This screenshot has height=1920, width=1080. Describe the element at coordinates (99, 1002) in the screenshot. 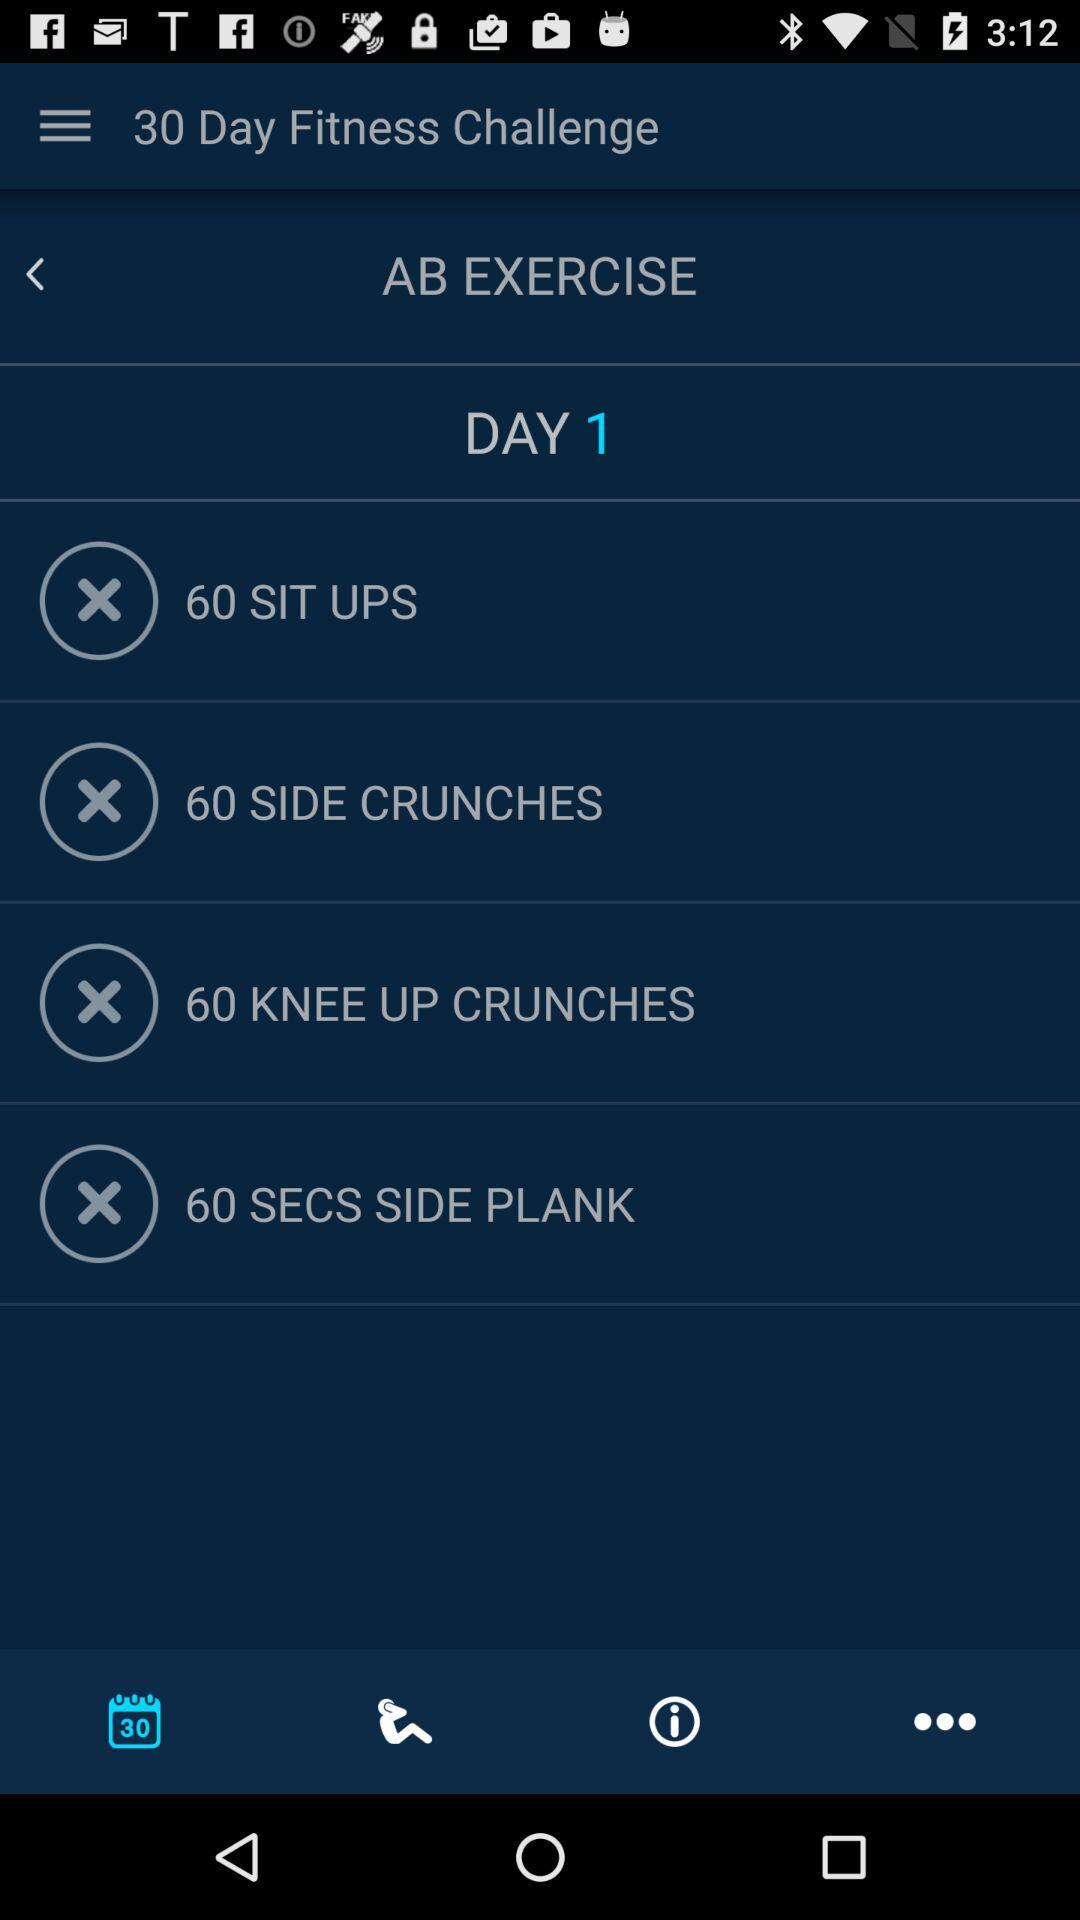

I see `remove exercise` at that location.